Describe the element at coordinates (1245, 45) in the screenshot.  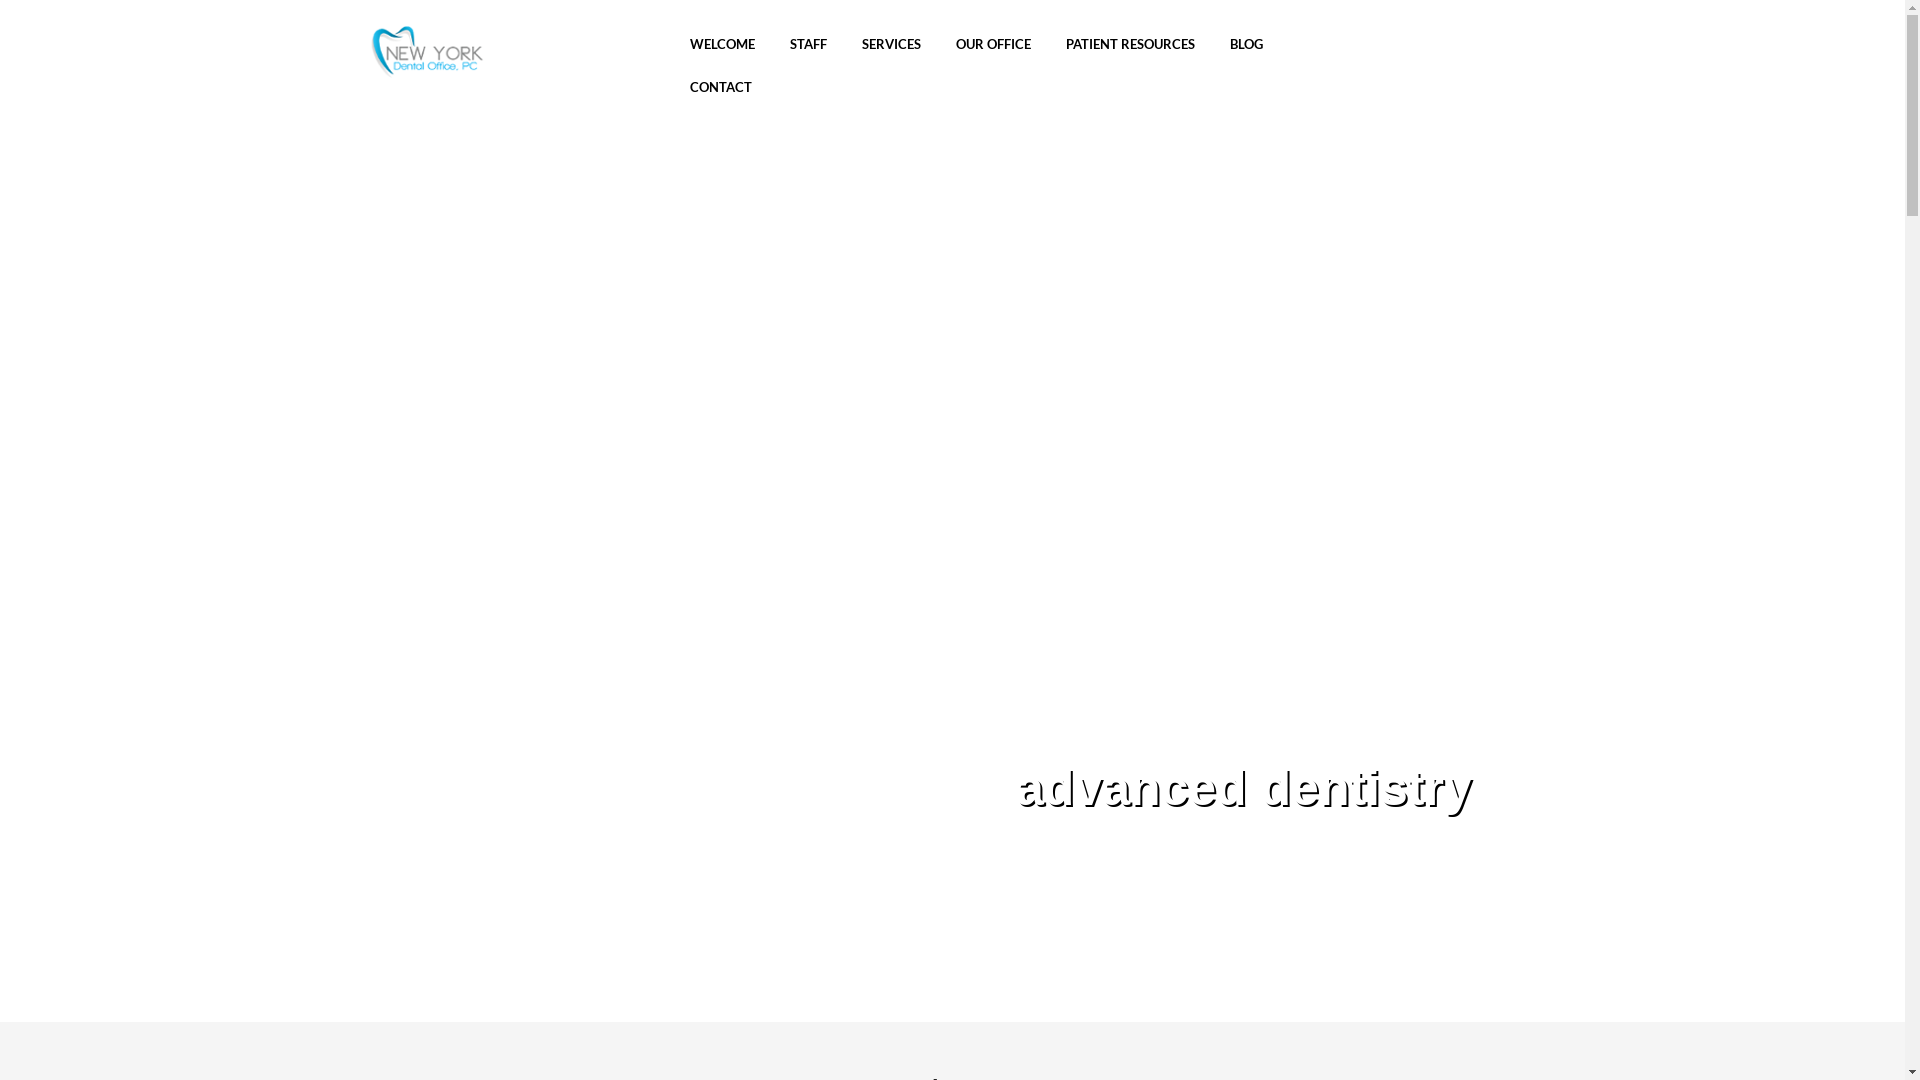
I see `'BLOG'` at that location.